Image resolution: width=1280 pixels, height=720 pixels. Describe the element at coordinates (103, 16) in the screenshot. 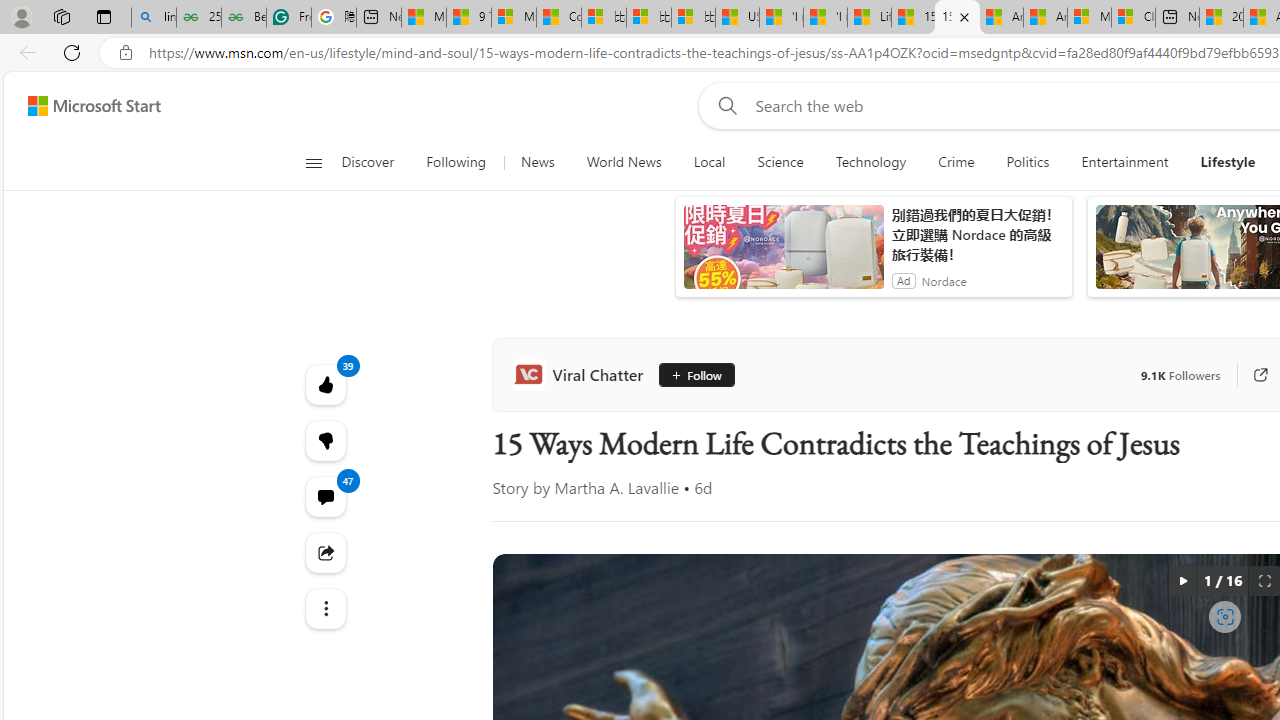

I see `'Tab actions menu'` at that location.